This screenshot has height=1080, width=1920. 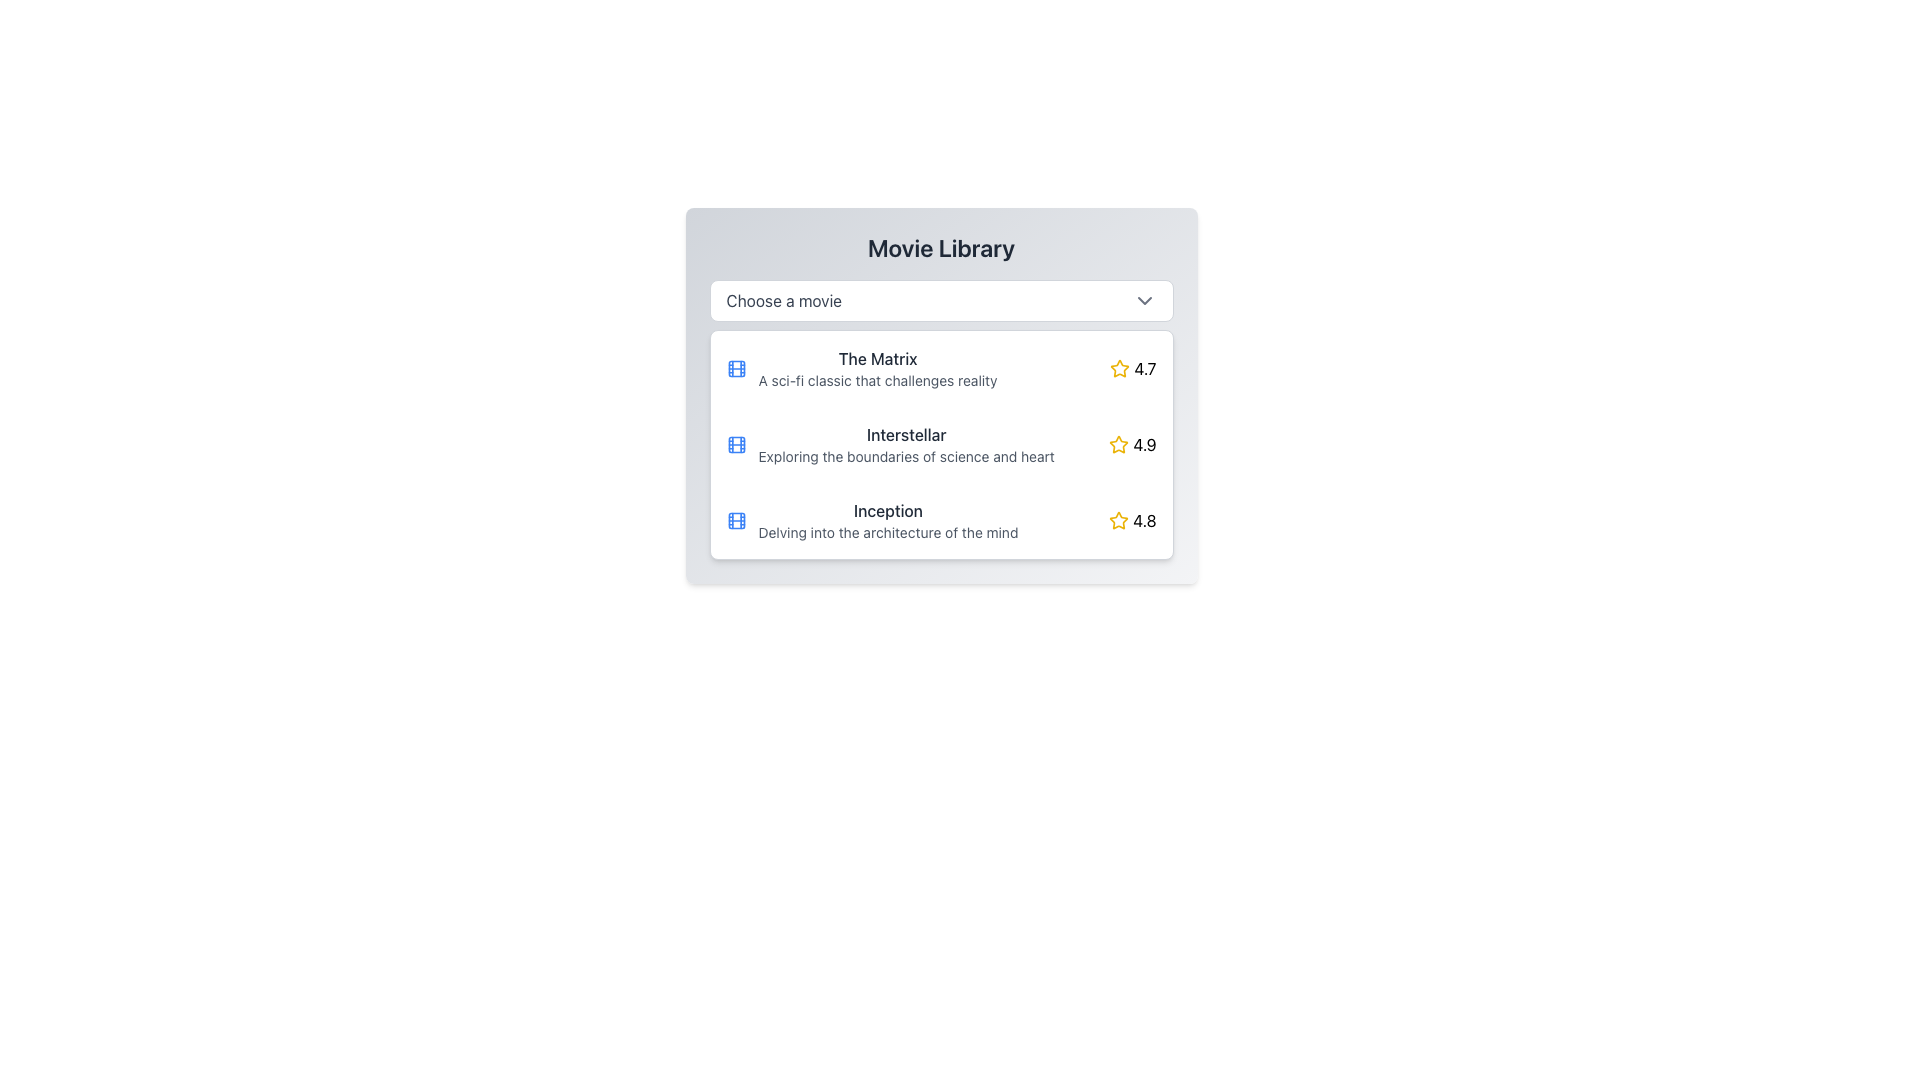 I want to click on the movie icon located to the left of the entry titled 'The Matrix - A sci-fi classic that challenges reality' in the 'Movie Library', so click(x=735, y=369).